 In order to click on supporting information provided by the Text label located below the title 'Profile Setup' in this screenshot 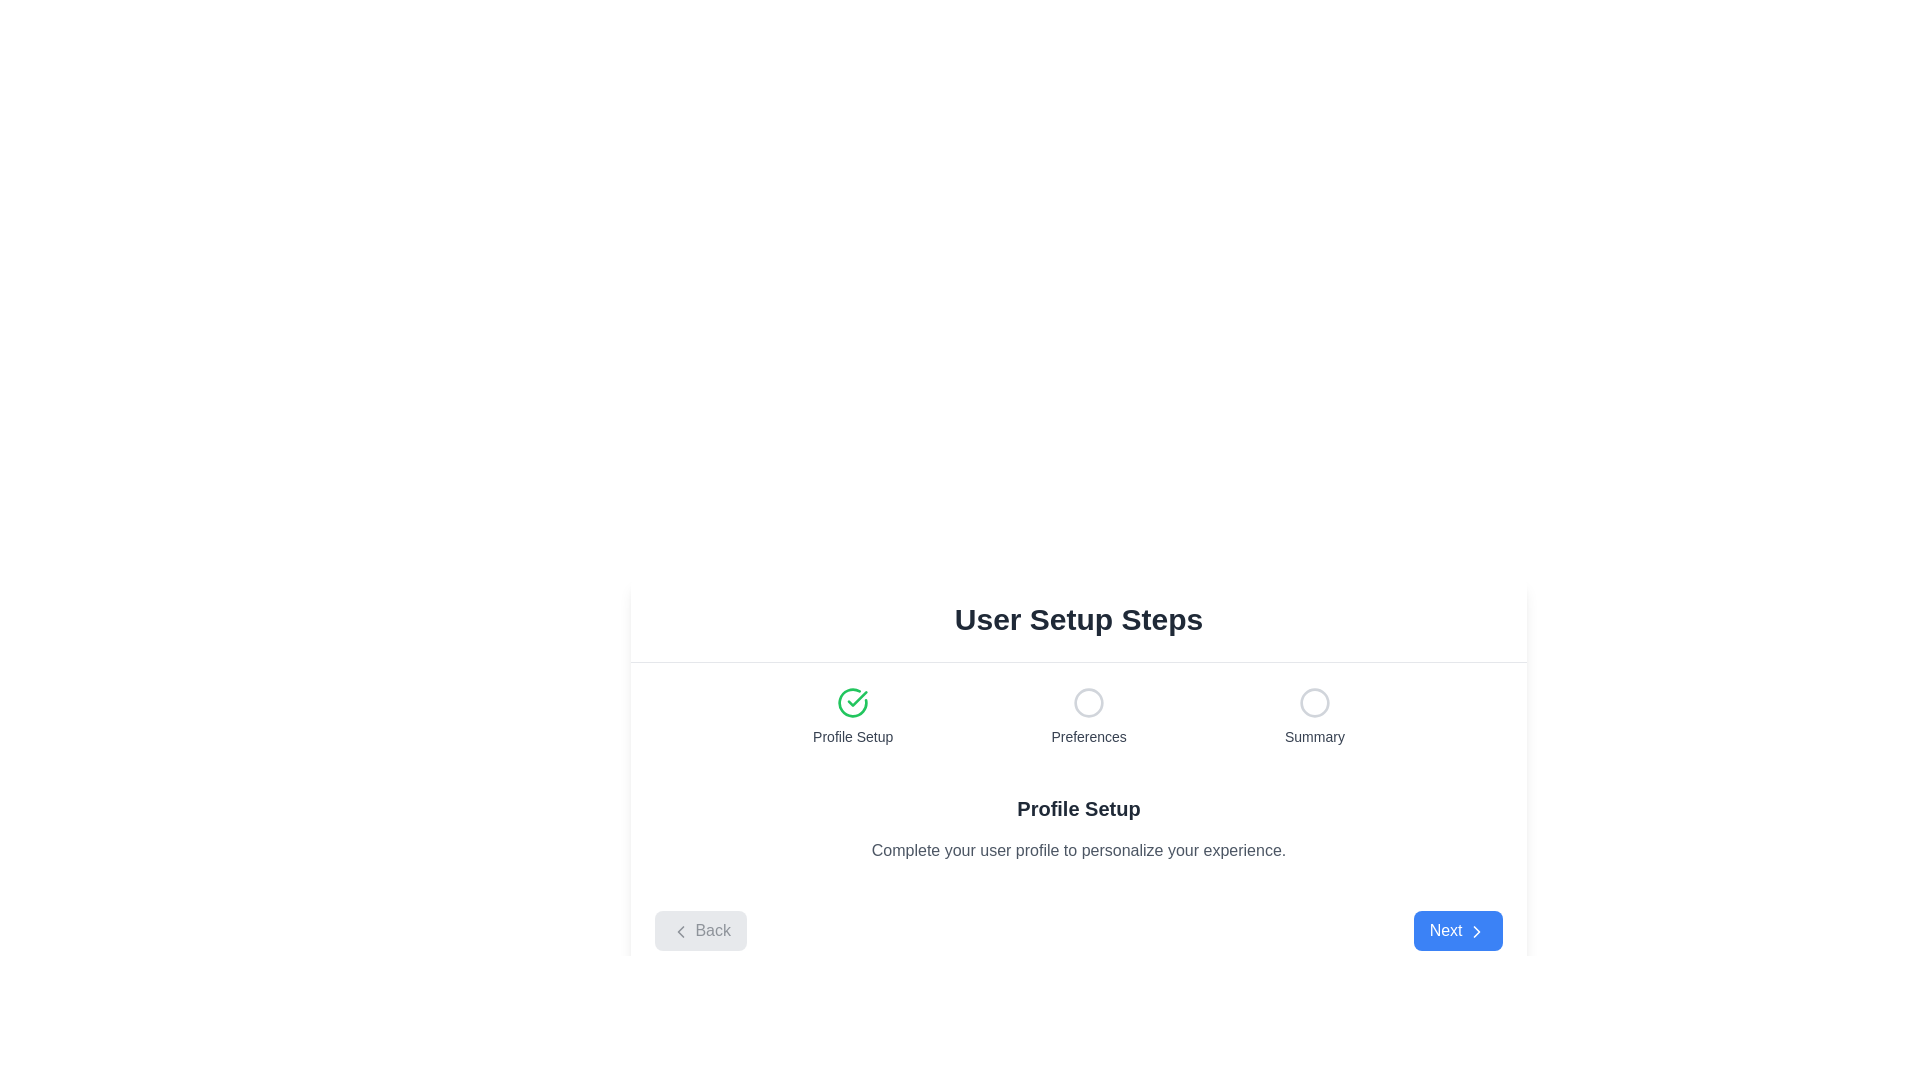, I will do `click(1078, 851)`.